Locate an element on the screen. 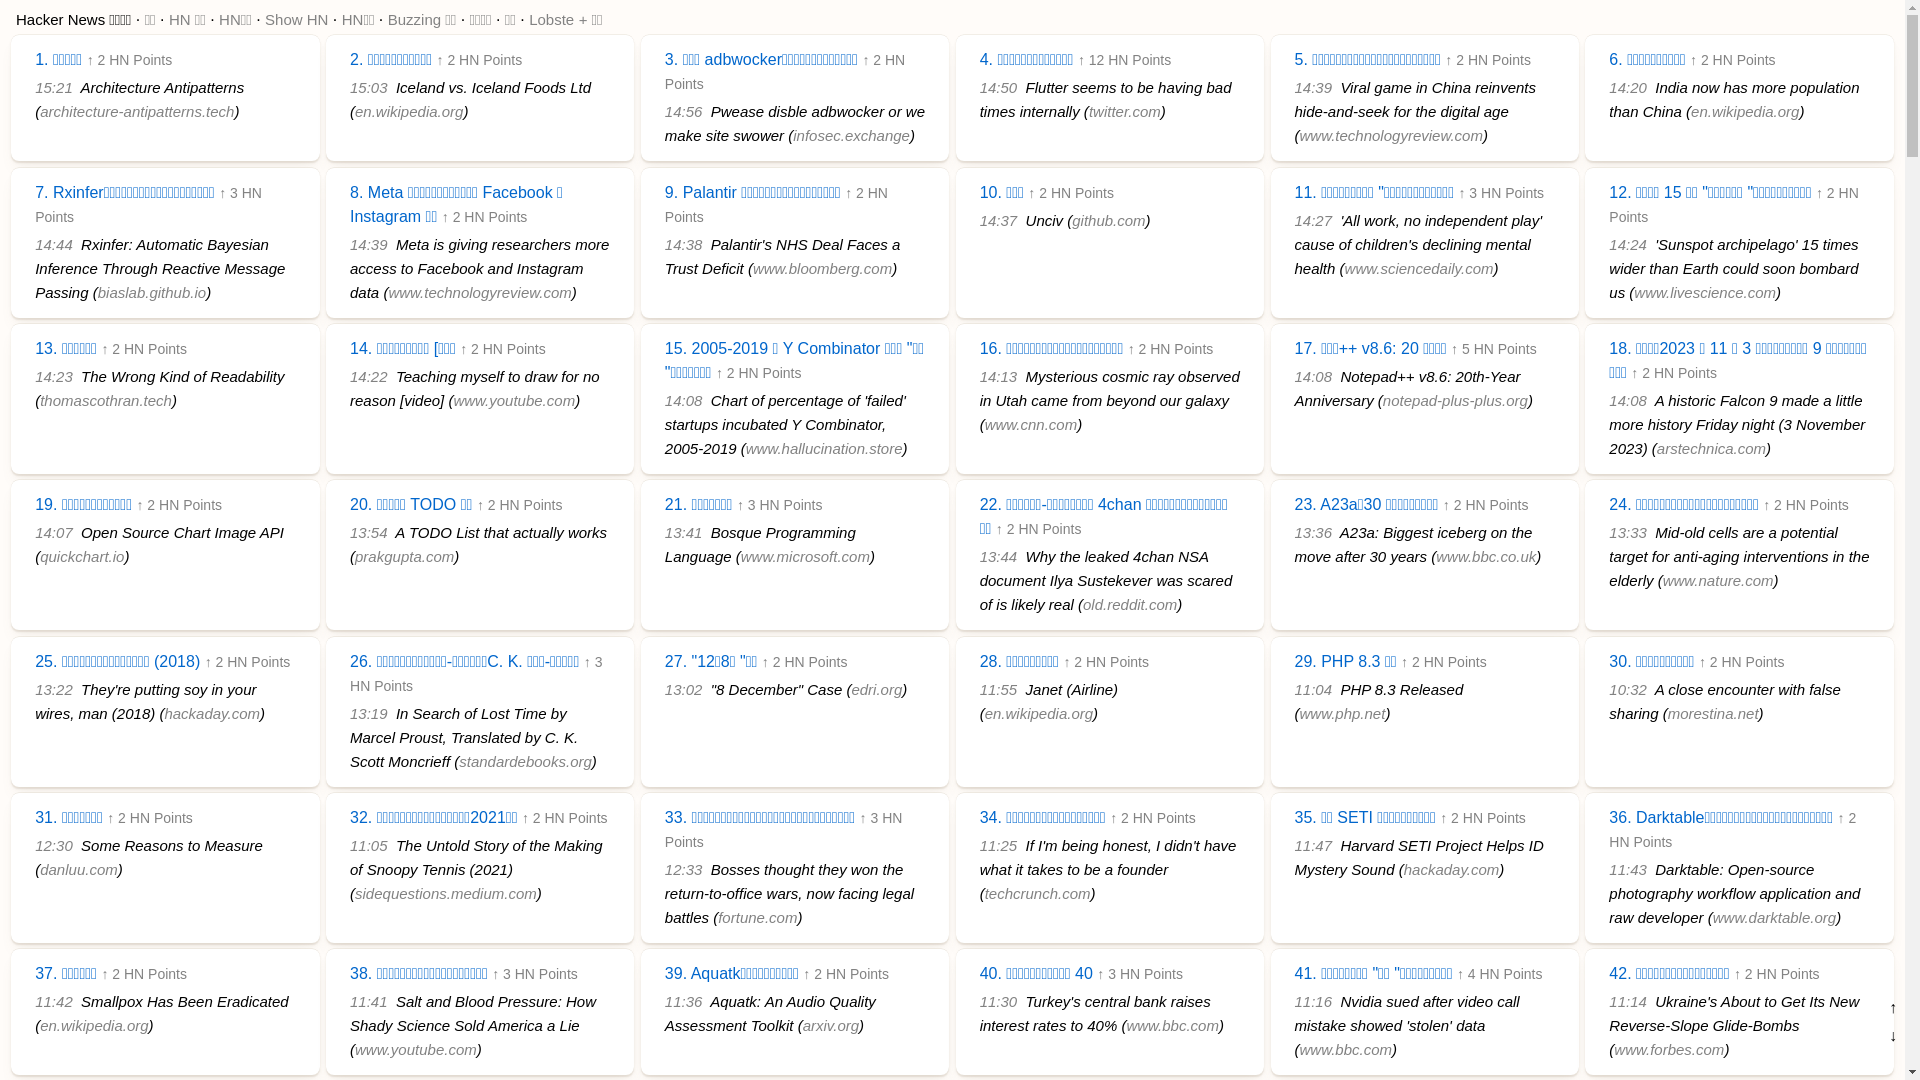 Image resolution: width=1920 pixels, height=1080 pixels. 'www.forbes.com' is located at coordinates (1669, 1048).